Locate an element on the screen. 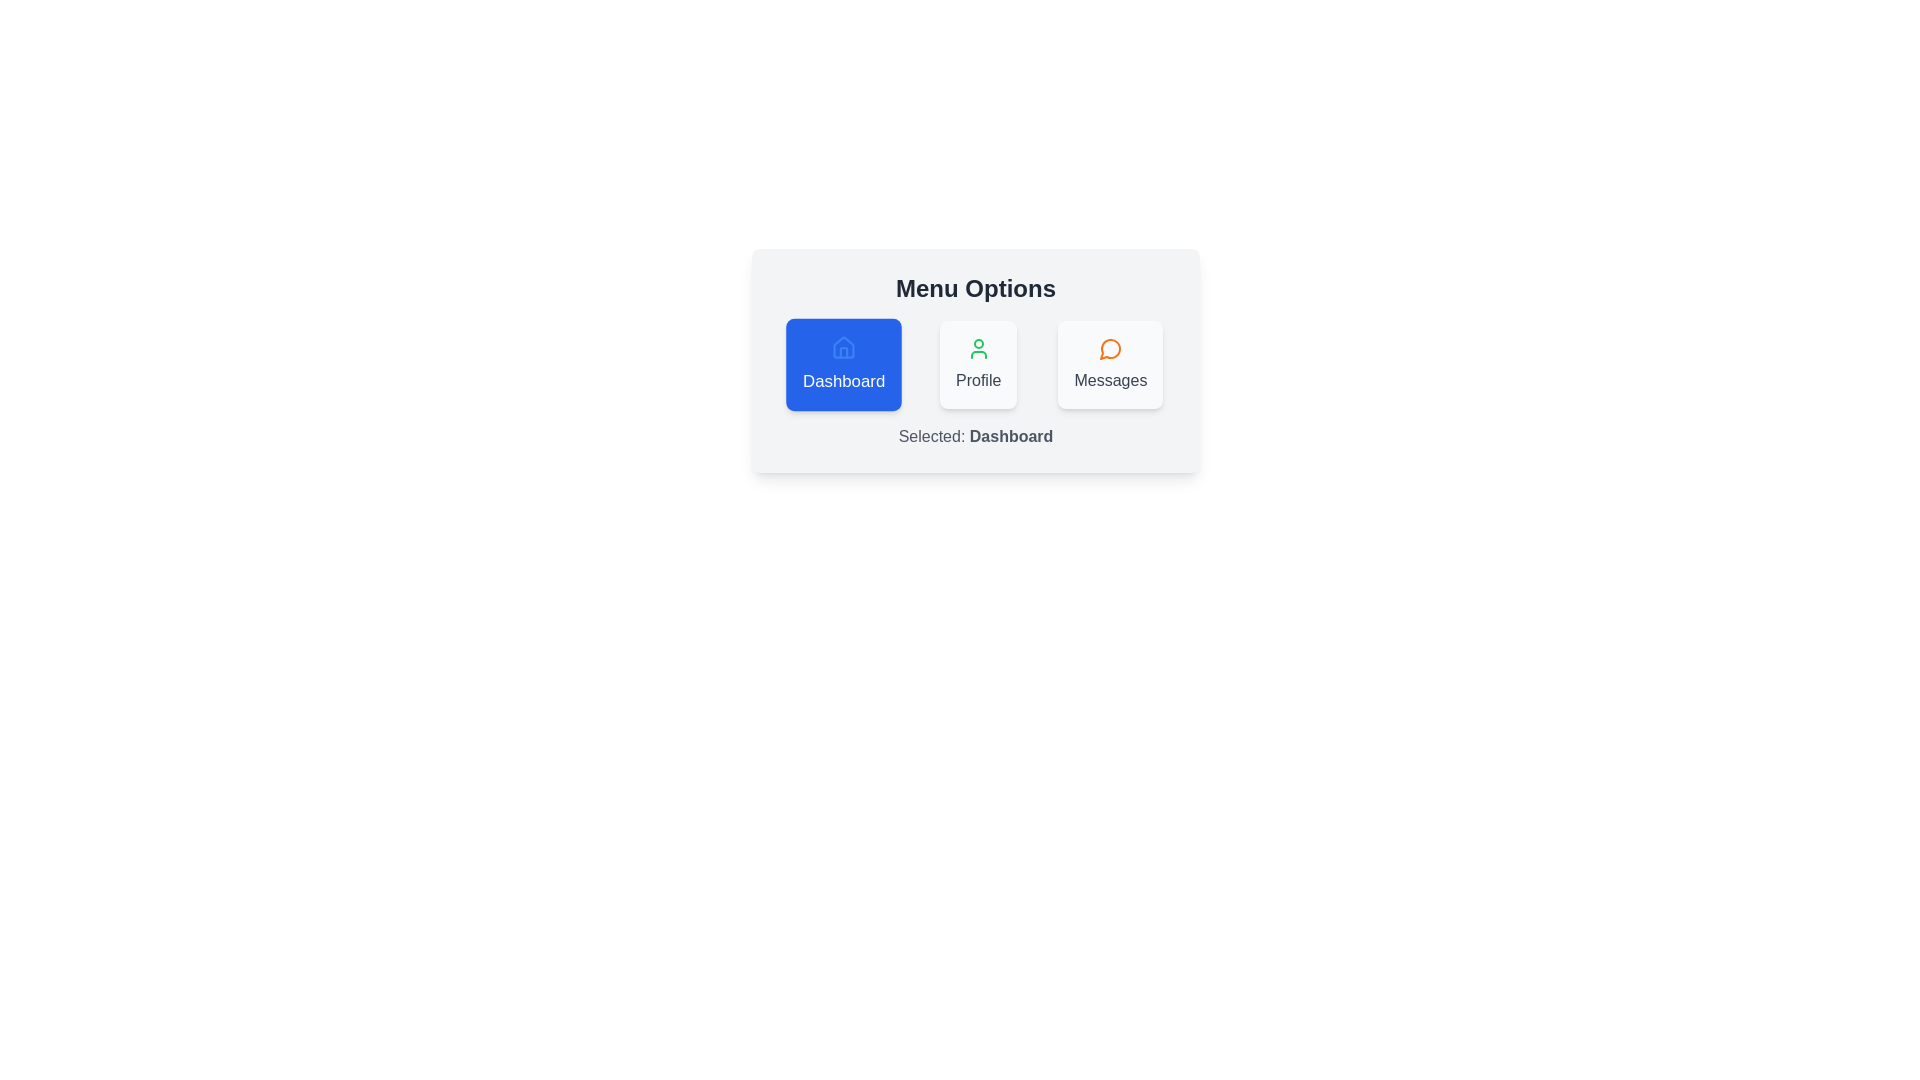 The width and height of the screenshot is (1920, 1080). the Dashboard chip to observe its hover effect is located at coordinates (843, 365).